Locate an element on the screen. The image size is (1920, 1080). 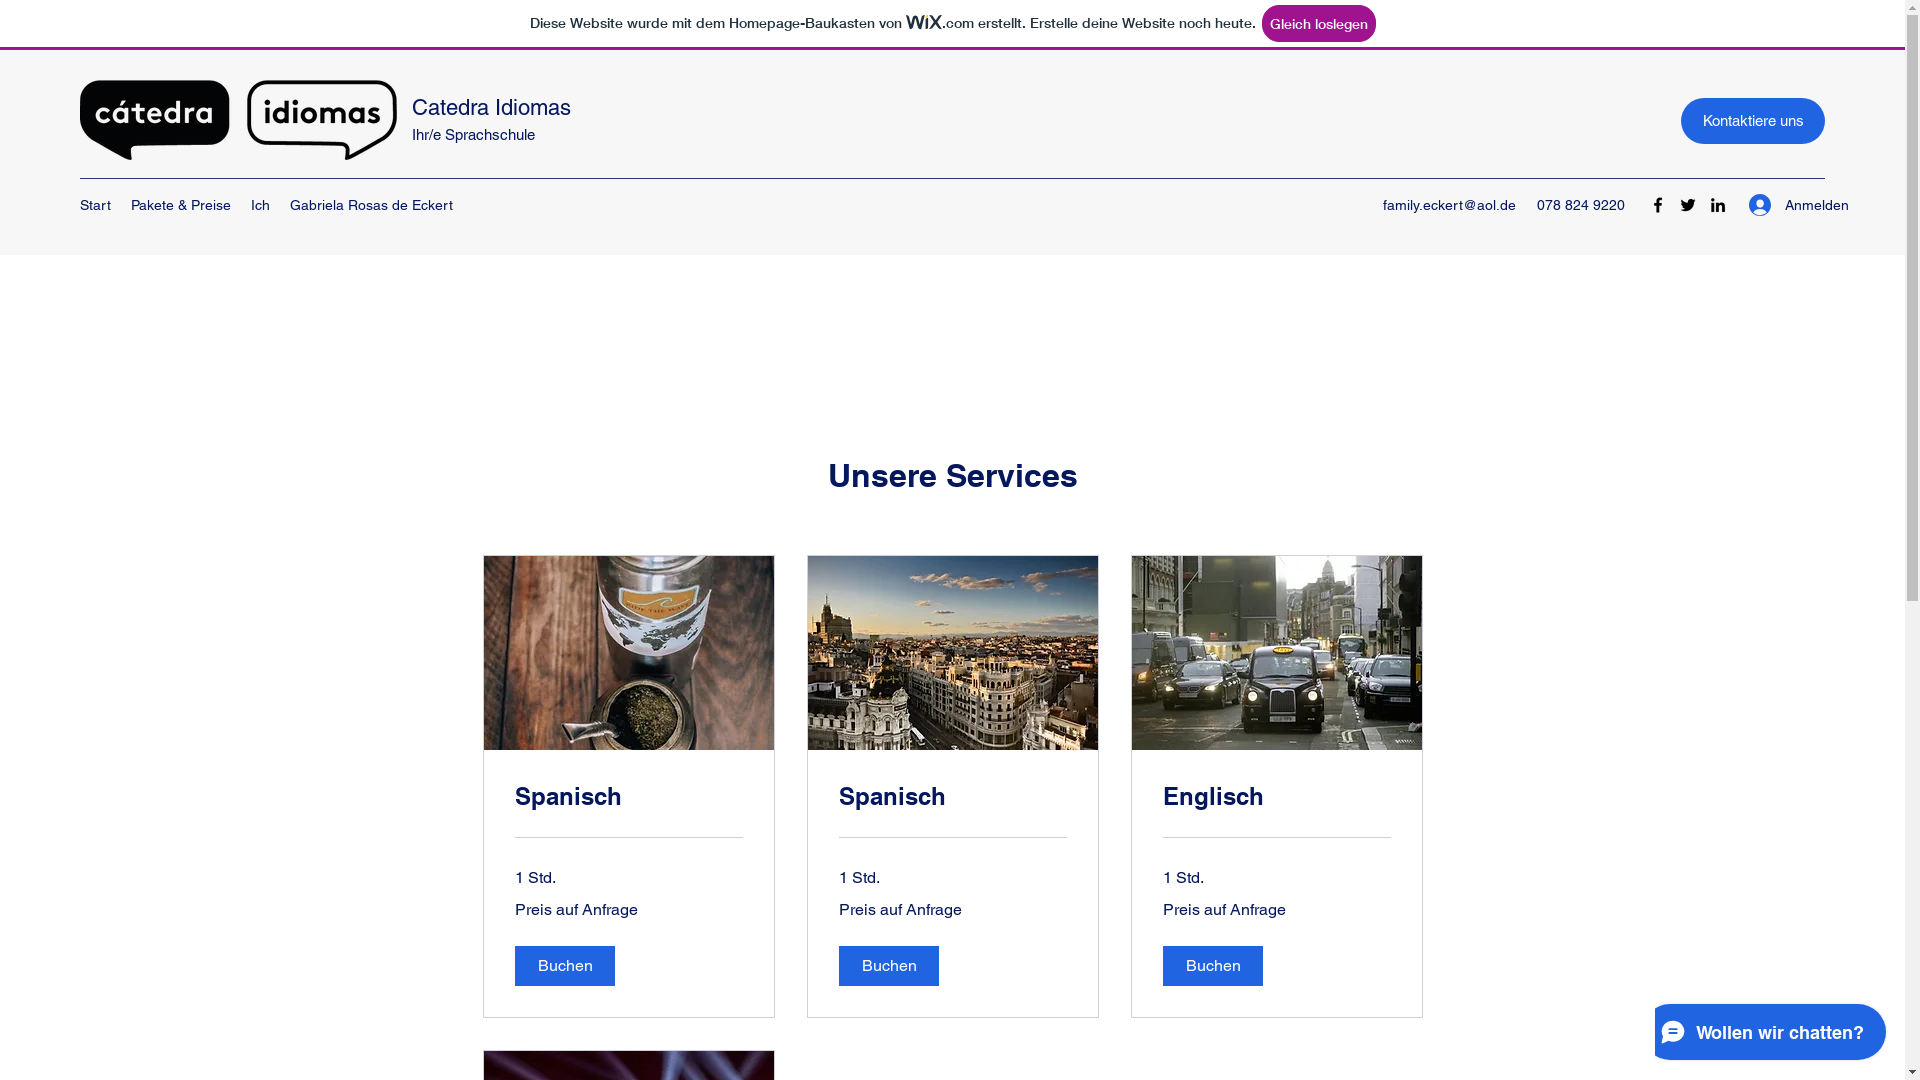
'Buchen' is located at coordinates (562, 964).